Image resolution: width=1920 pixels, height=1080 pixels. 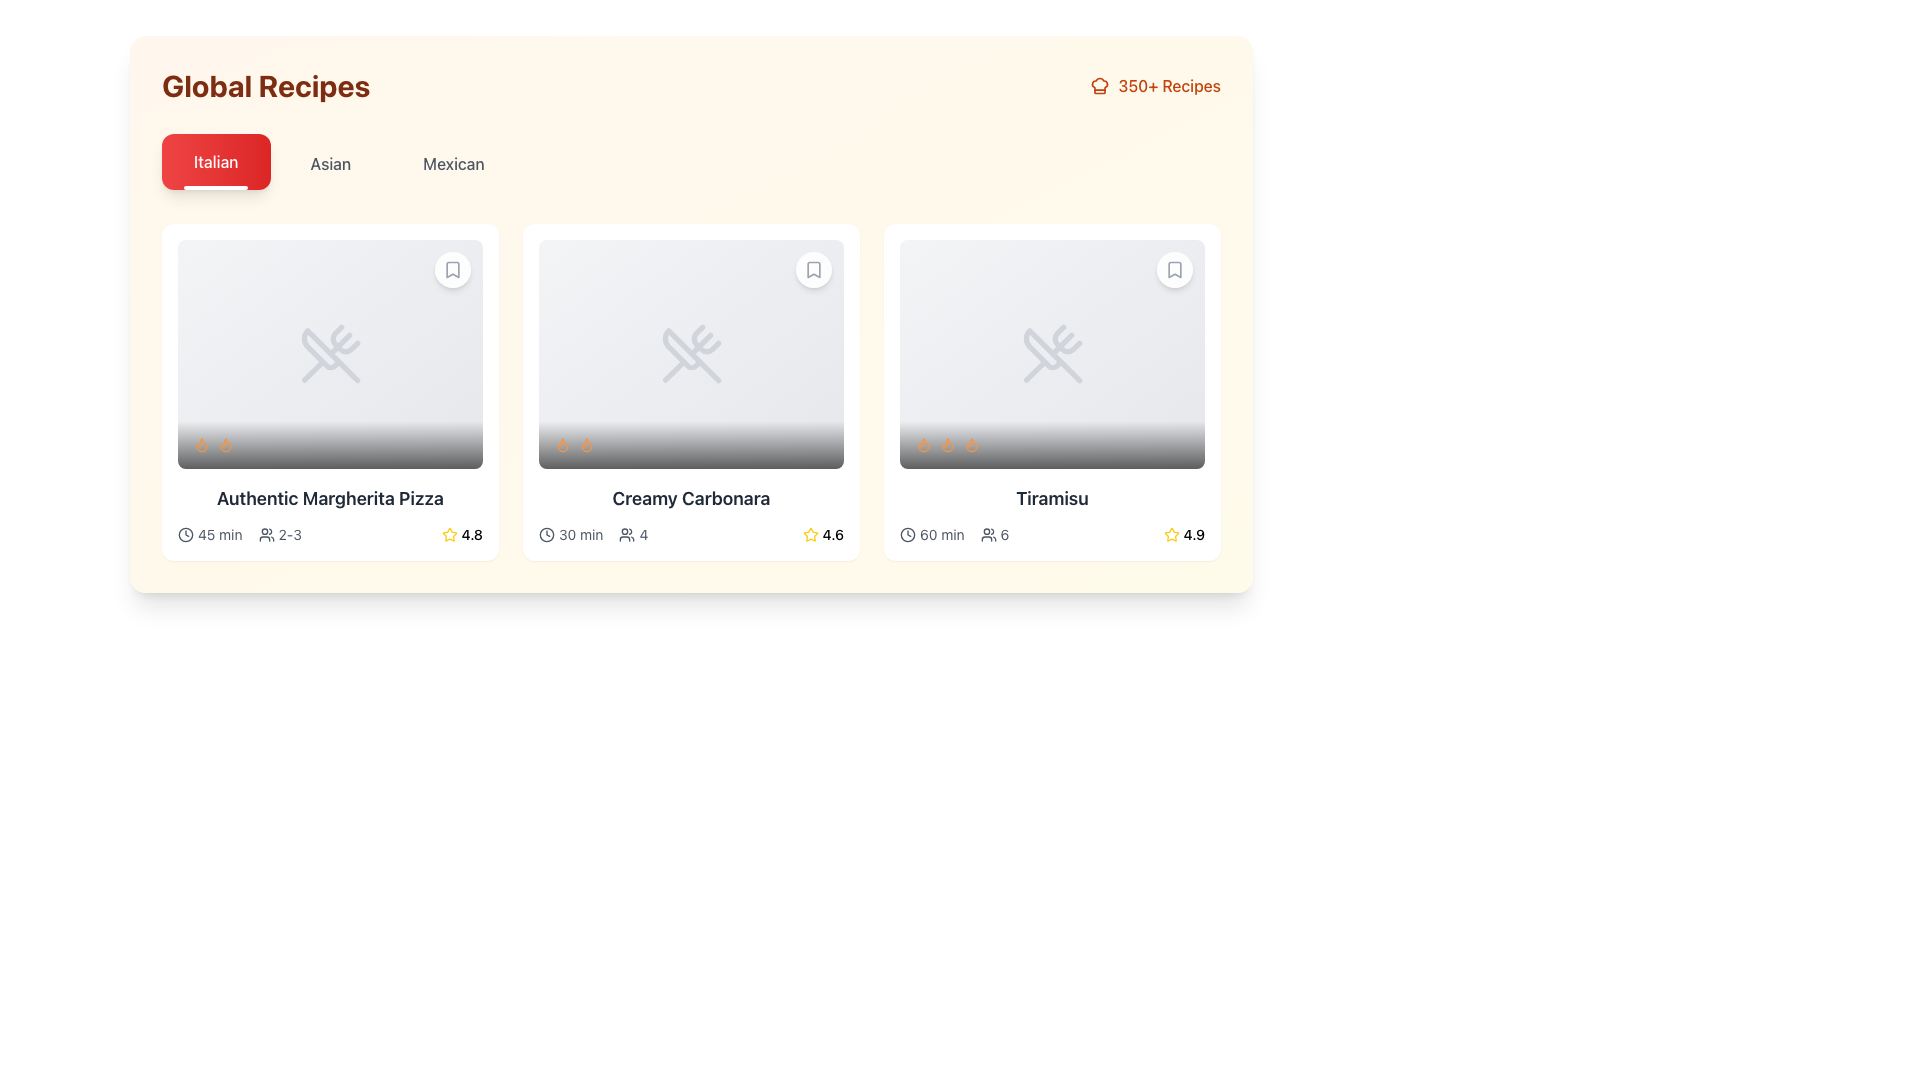 I want to click on the third flame icon indicating heat level for the 'Creamy Carbonara' recipe in the second recipe card, so click(x=585, y=442).